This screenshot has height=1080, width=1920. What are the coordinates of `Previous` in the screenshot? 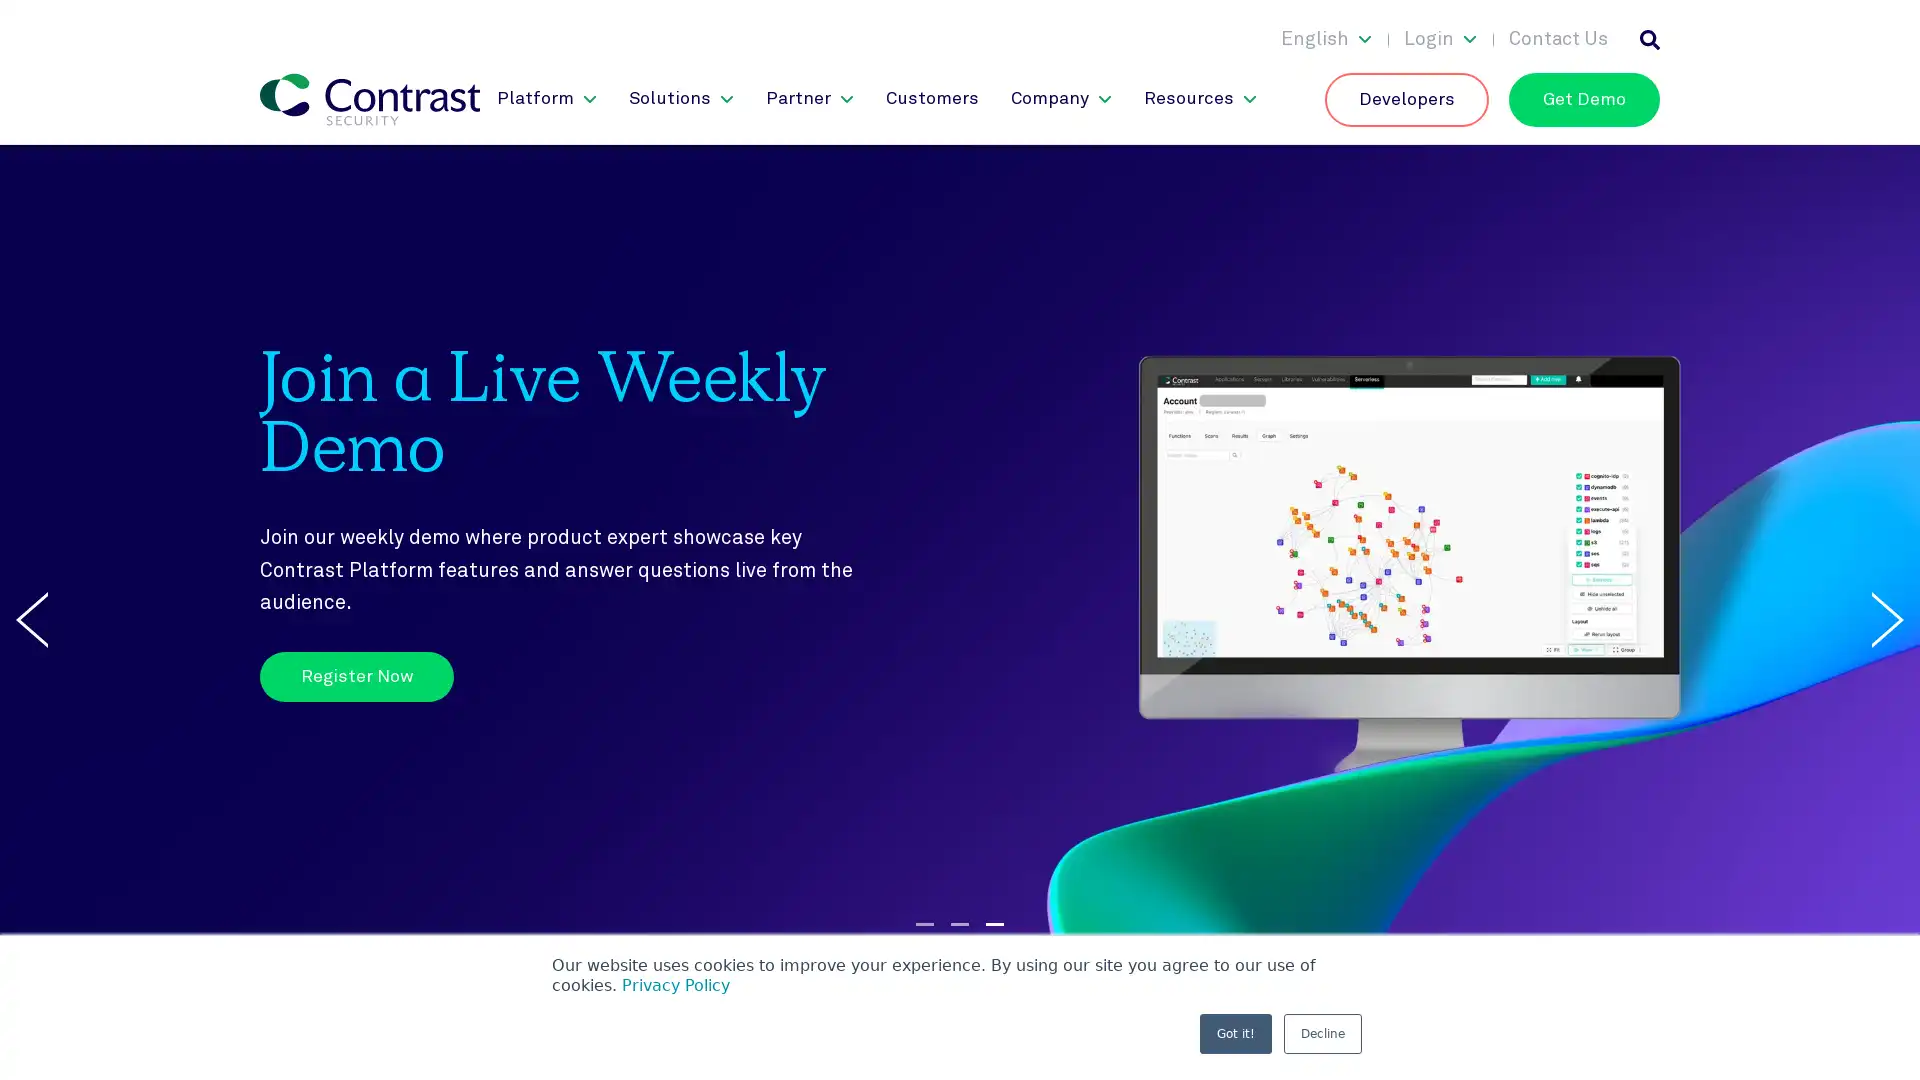 It's located at (32, 617).